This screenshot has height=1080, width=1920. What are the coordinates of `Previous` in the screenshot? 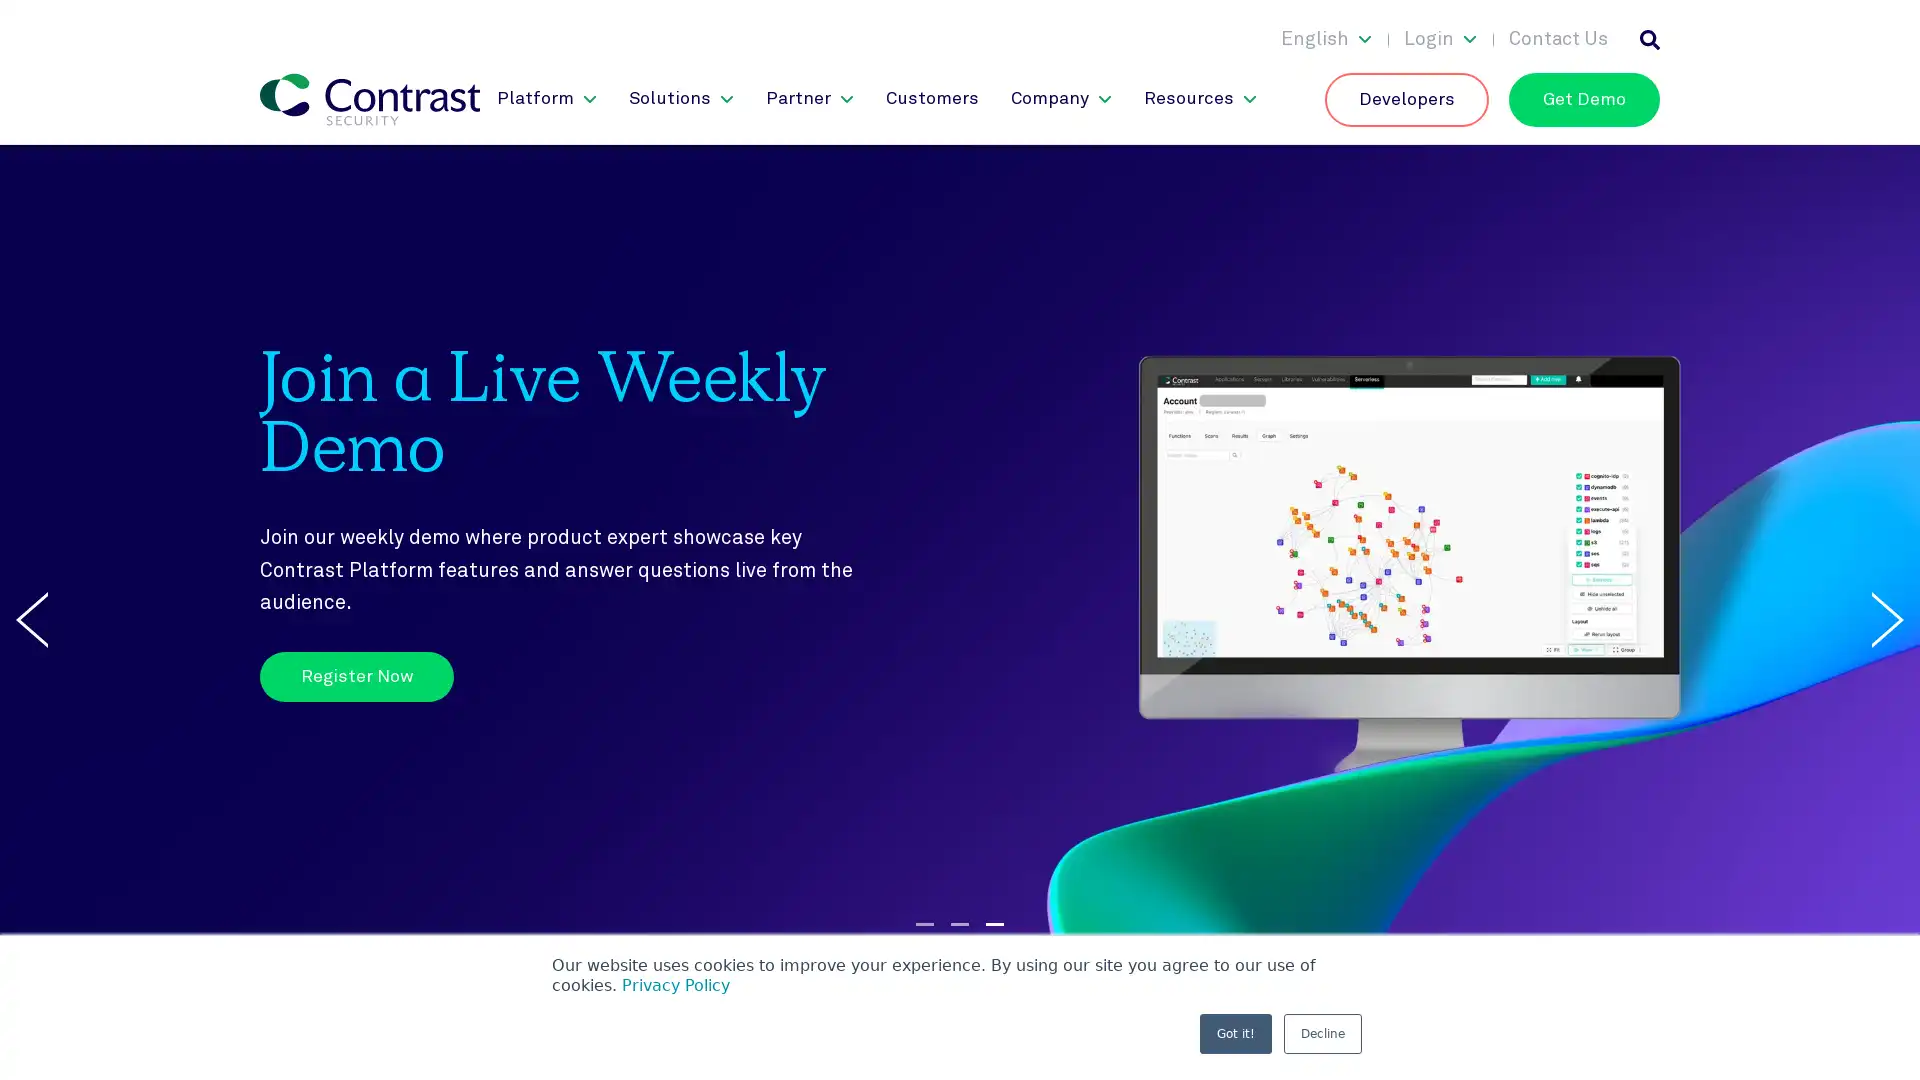 It's located at (32, 617).